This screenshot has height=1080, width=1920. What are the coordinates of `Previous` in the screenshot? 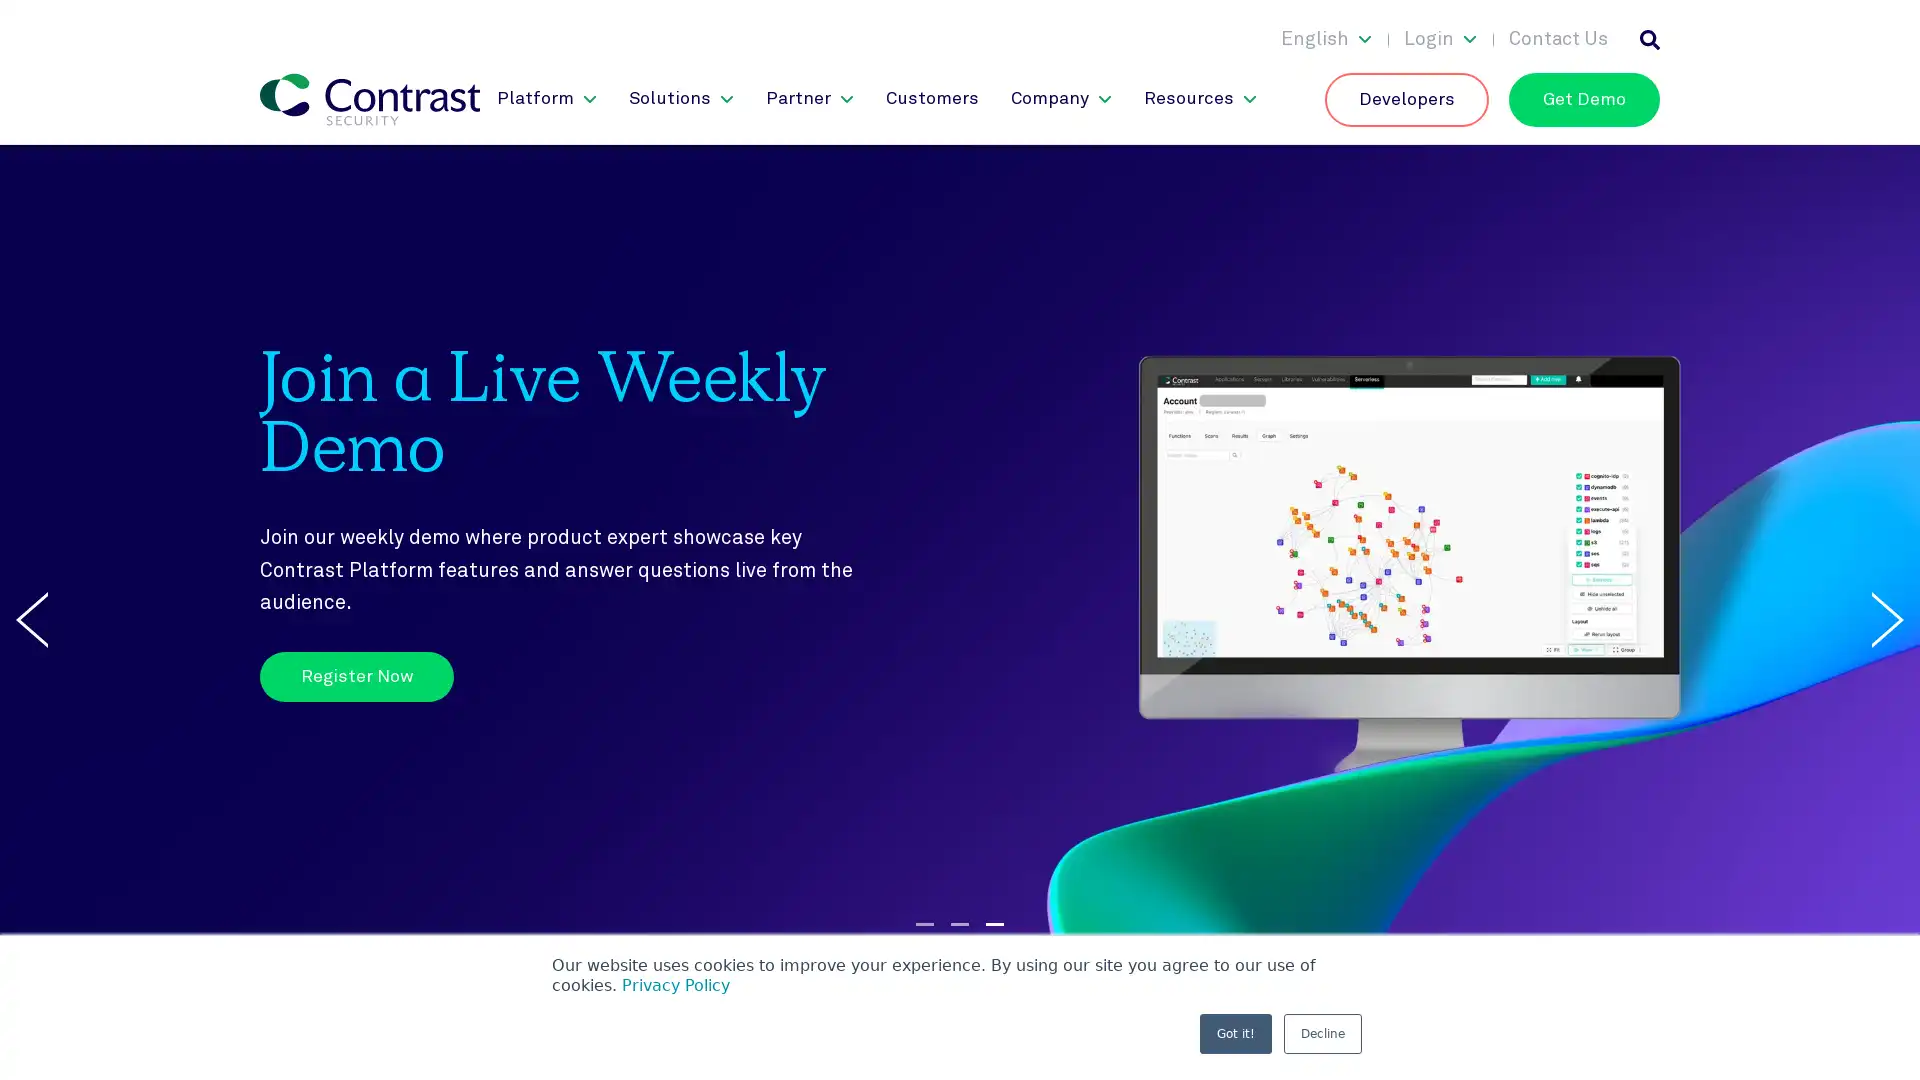 It's located at (32, 617).